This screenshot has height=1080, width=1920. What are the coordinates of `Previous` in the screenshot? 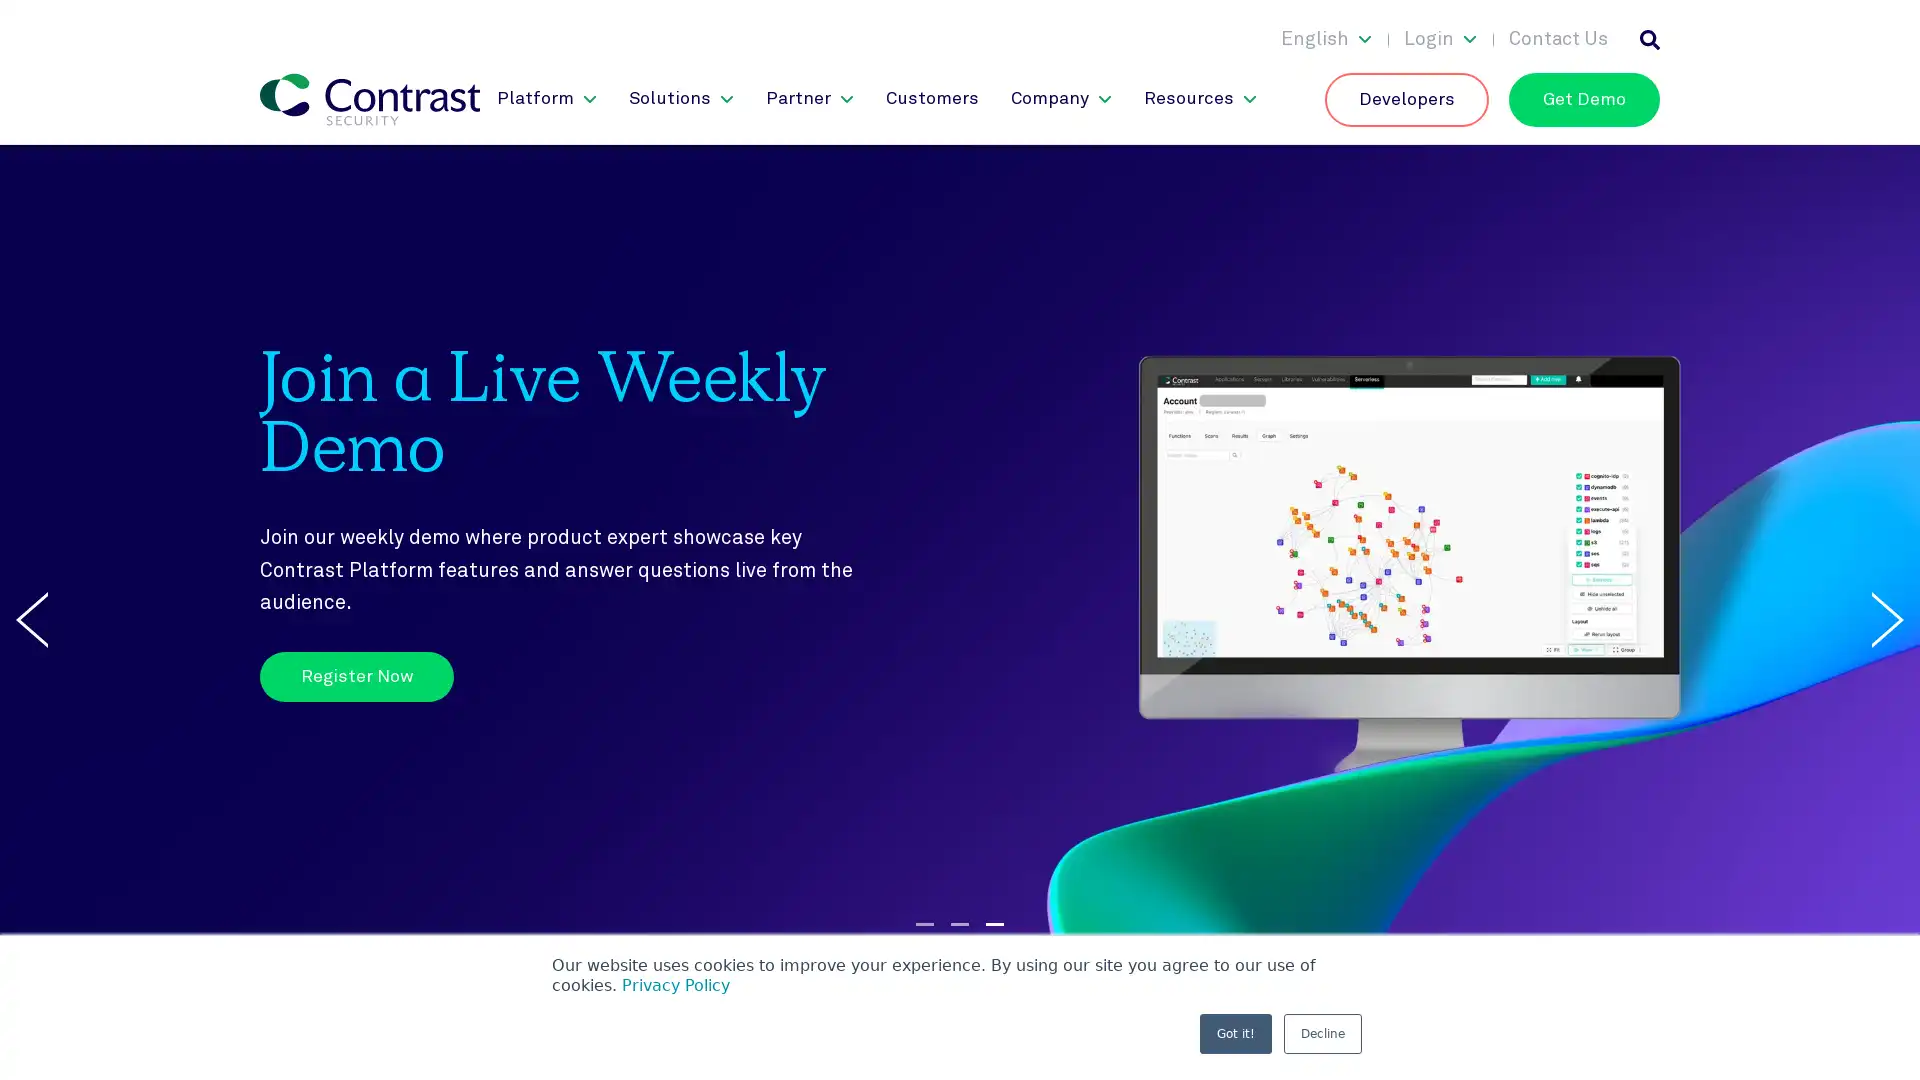 It's located at (32, 617).